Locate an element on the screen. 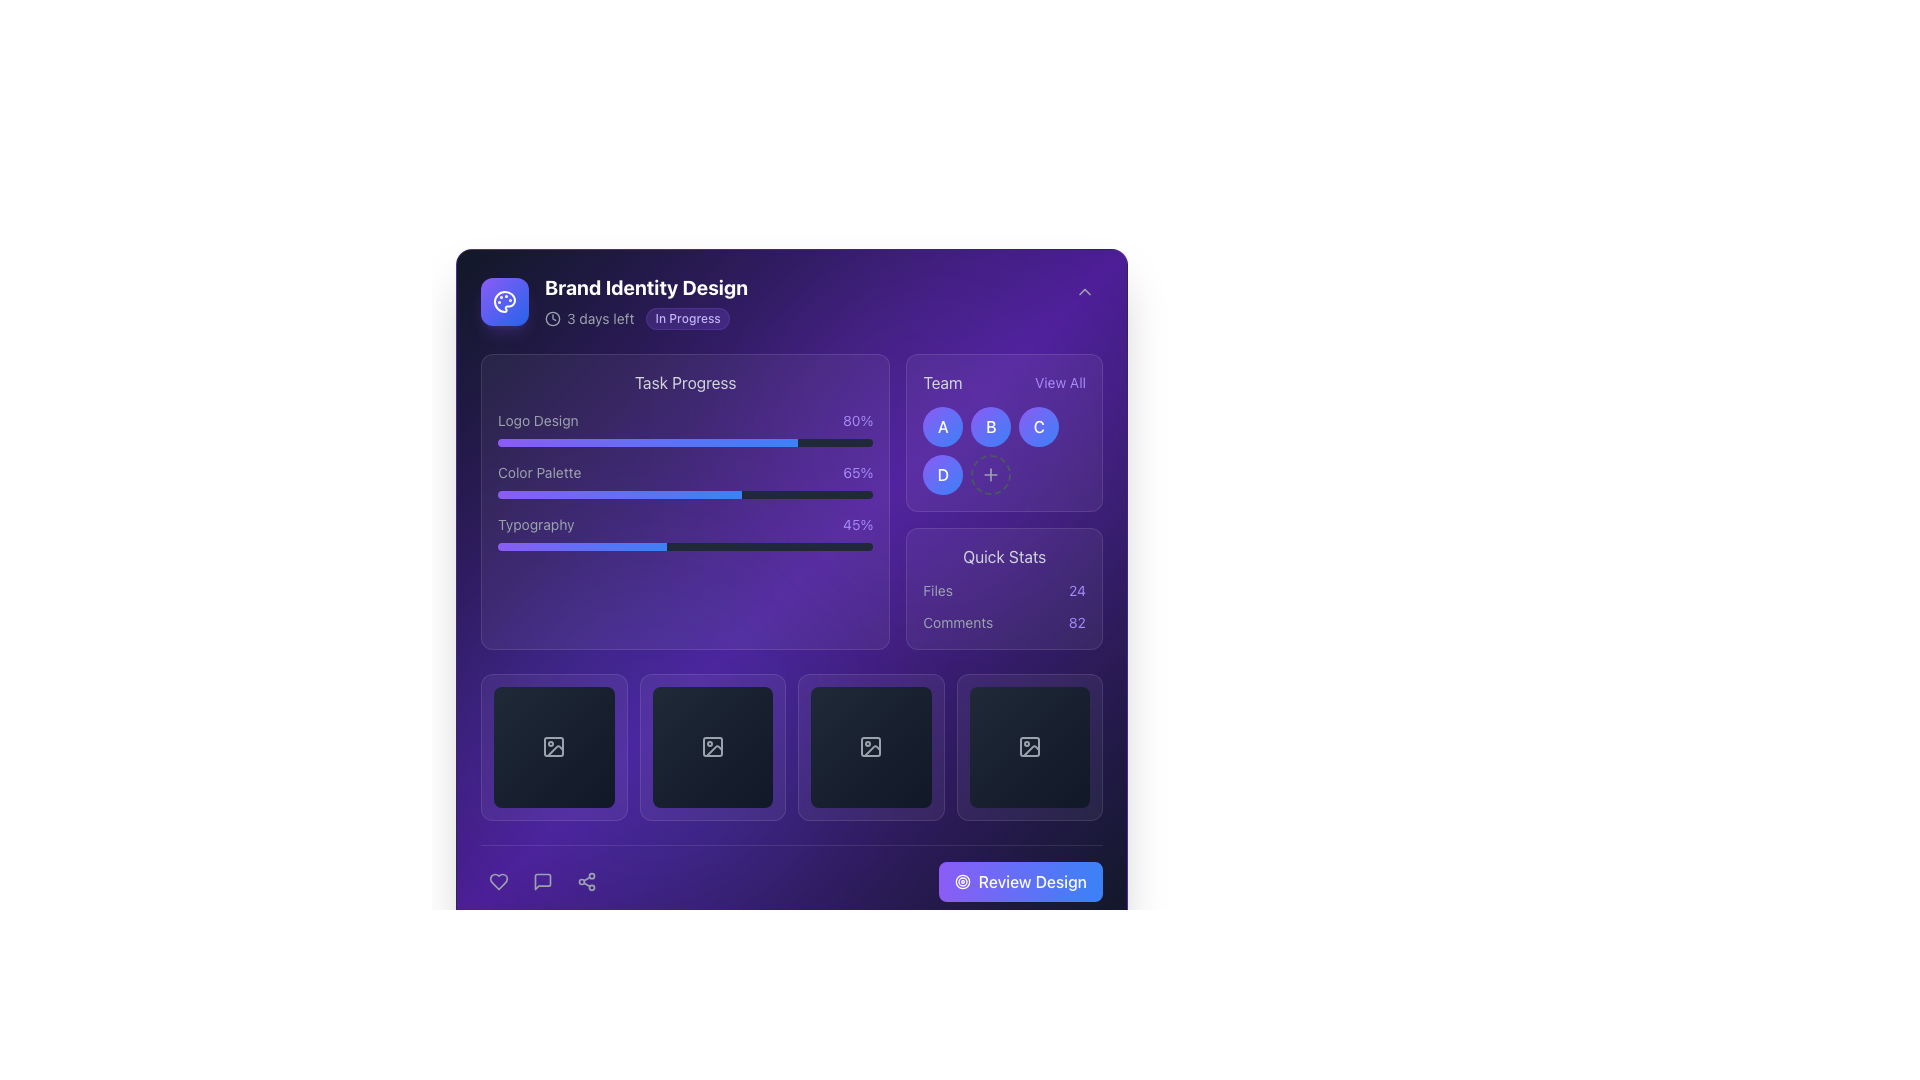 The height and width of the screenshot is (1080, 1920). the progress bar labeled 'Logo Design' which shows an 80% completion with a gradient color from violet to blue, located under the 'Task Progress' section is located at coordinates (685, 427).